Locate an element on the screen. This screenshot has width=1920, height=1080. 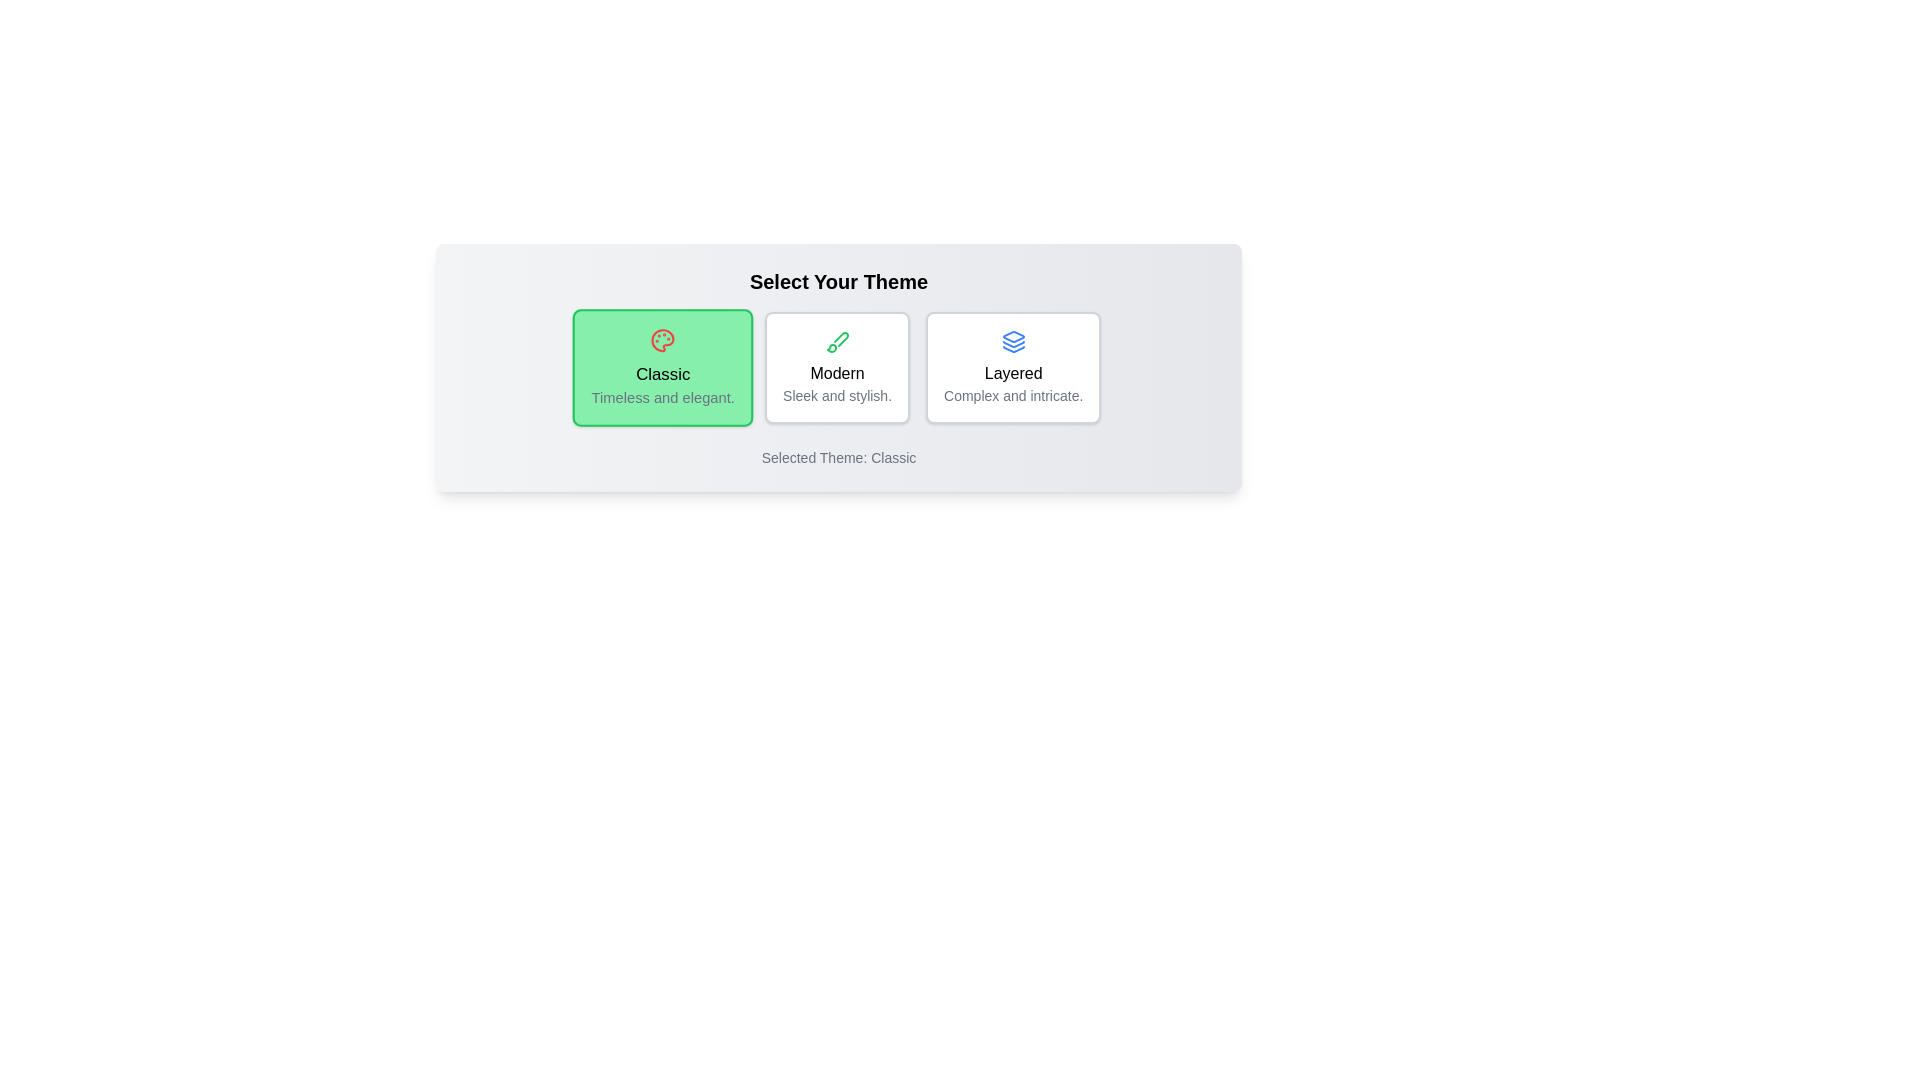
the theme Classic by clicking on its card is located at coordinates (662, 367).